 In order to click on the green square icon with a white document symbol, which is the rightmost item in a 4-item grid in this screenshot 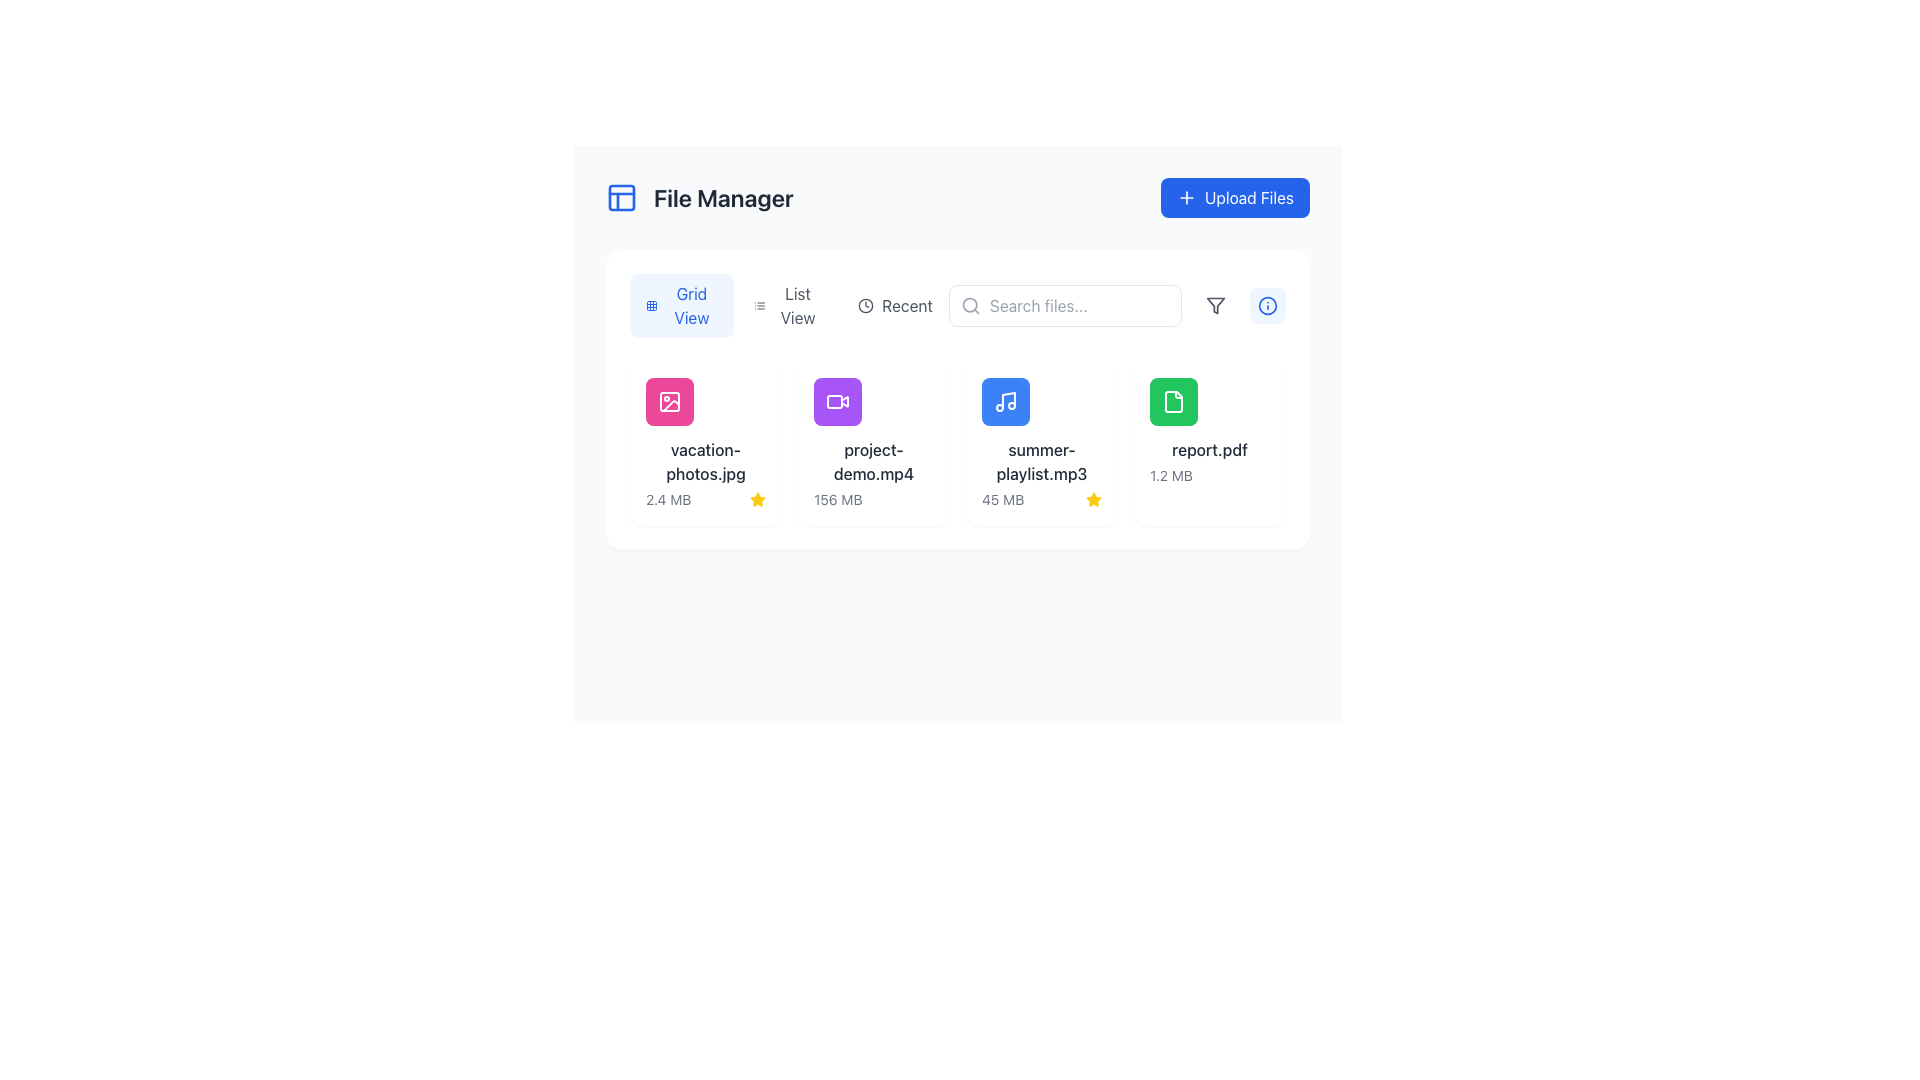, I will do `click(1174, 401)`.